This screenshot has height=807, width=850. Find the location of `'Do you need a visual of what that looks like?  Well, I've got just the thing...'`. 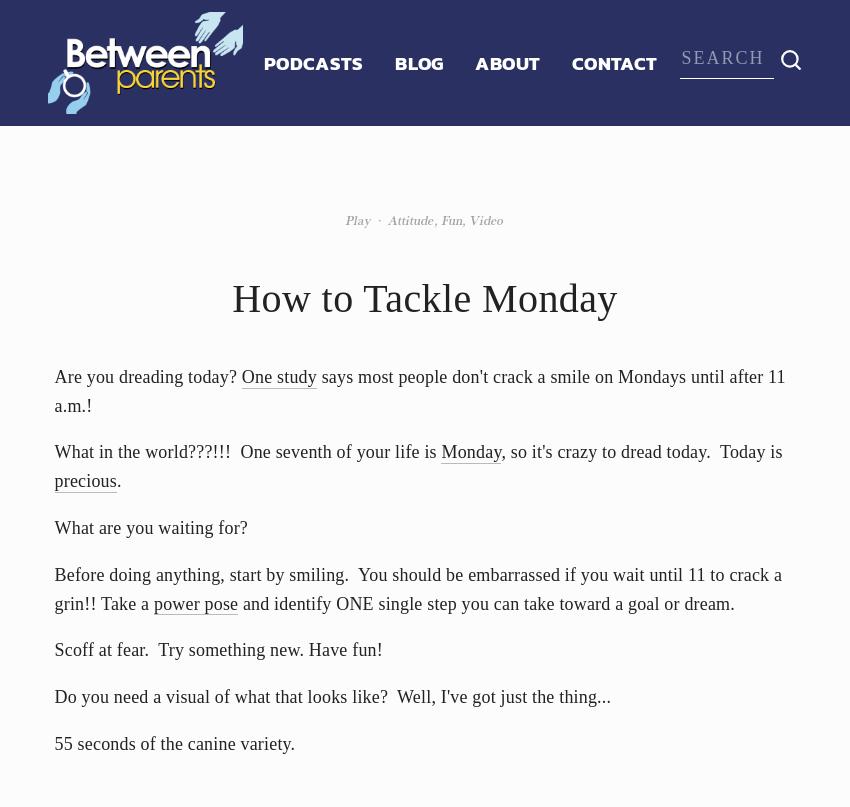

'Do you need a visual of what that looks like?  Well, I've got just the thing...' is located at coordinates (332, 697).